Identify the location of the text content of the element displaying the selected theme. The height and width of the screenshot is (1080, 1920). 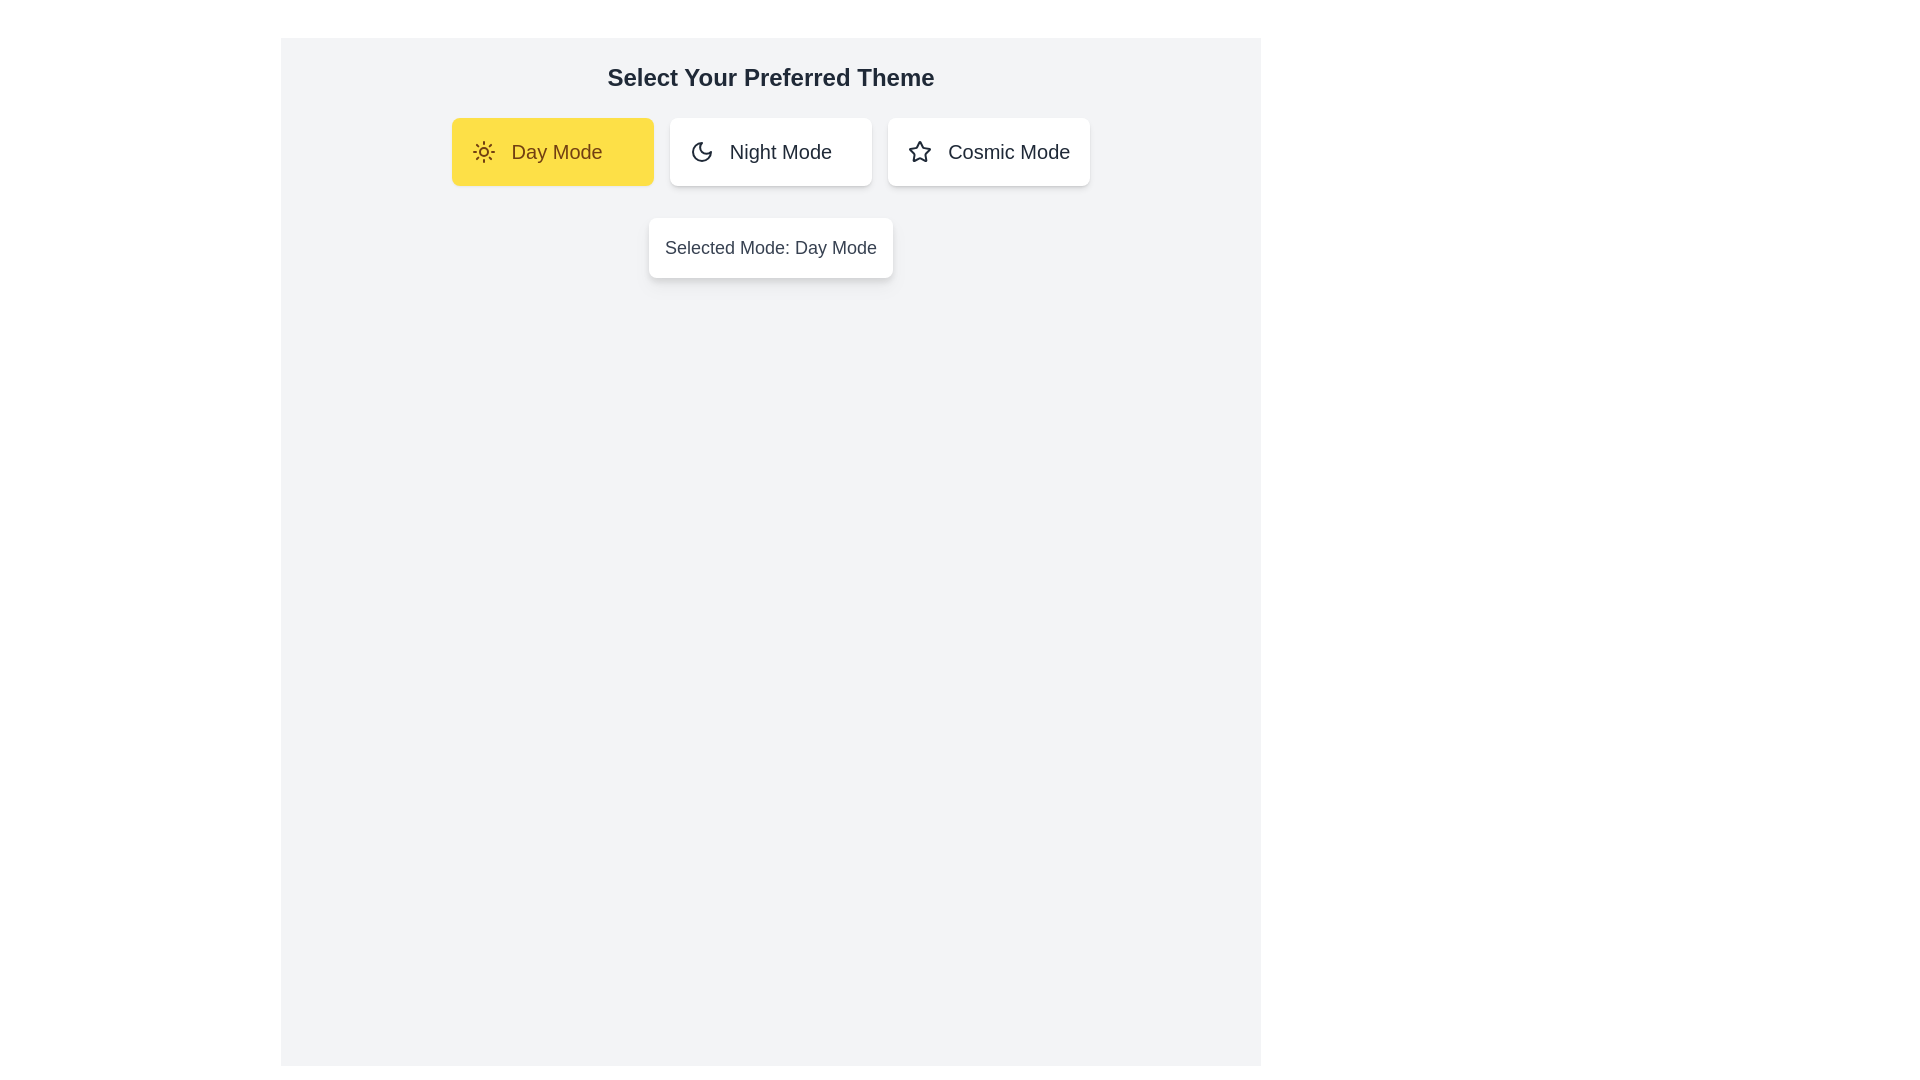
(770, 246).